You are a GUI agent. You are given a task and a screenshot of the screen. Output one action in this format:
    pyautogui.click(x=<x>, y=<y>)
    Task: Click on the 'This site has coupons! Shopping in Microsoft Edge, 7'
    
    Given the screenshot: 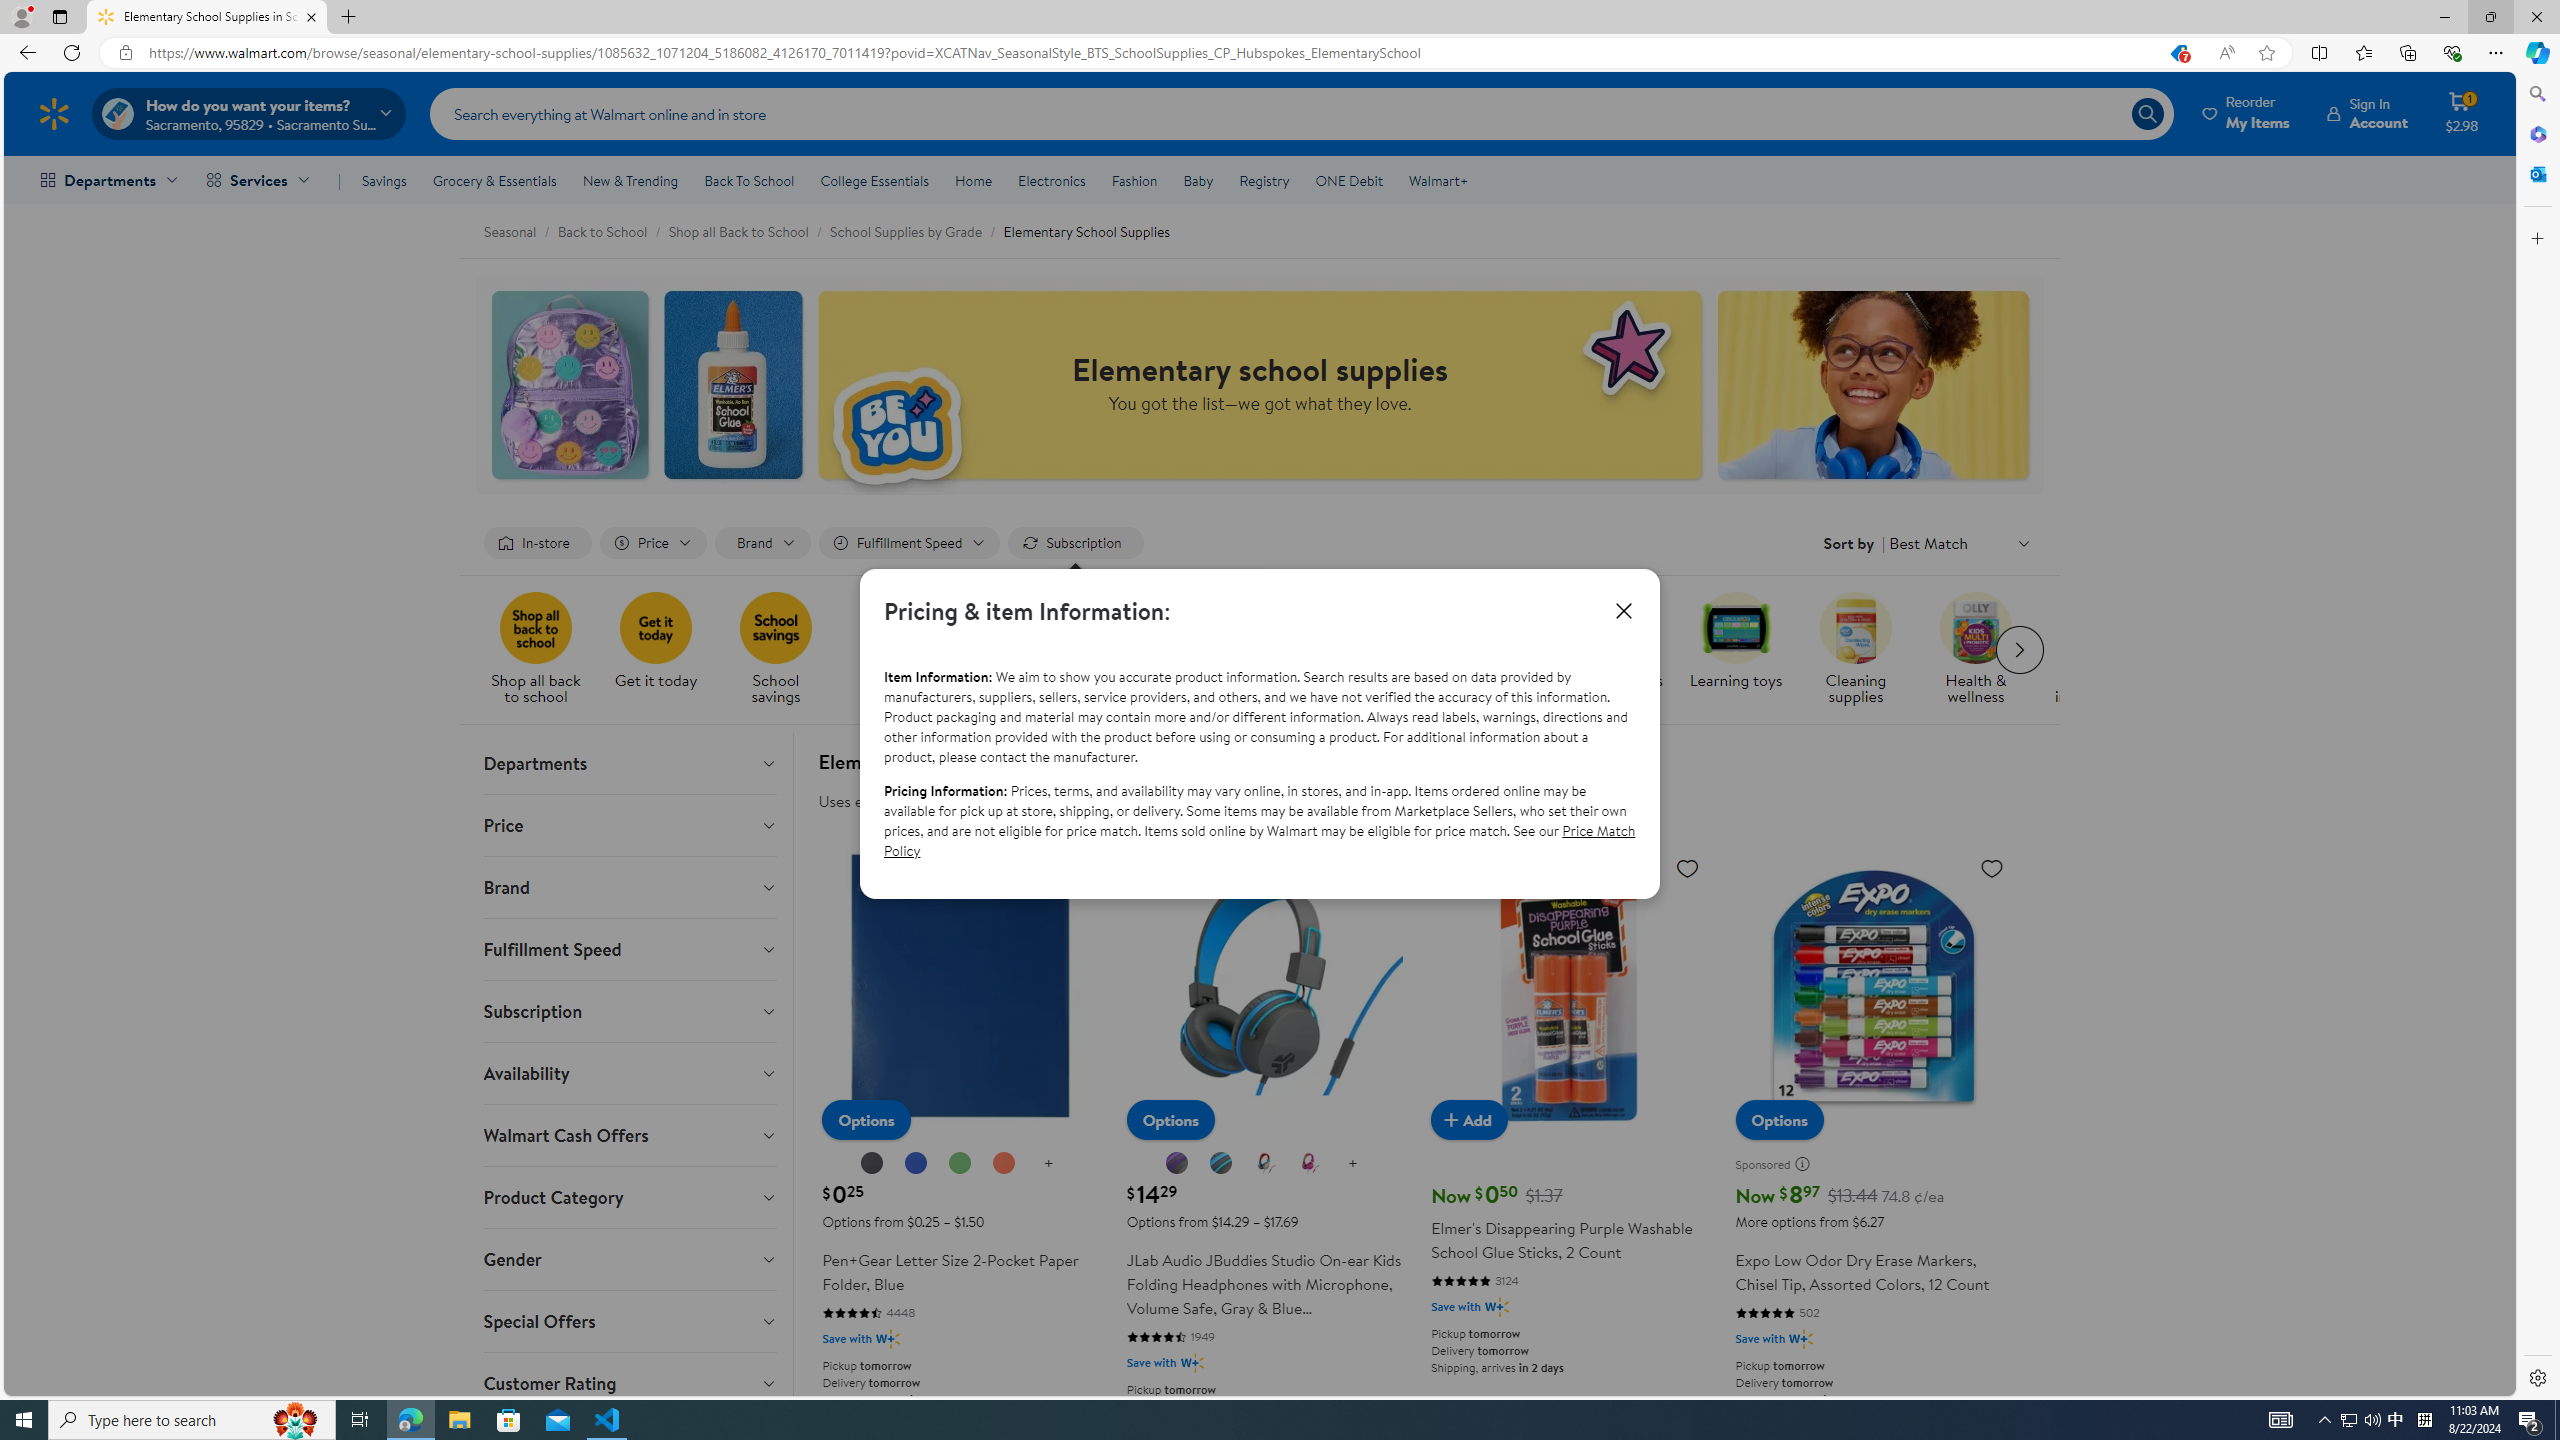 What is the action you would take?
    pyautogui.click(x=2177, y=53)
    